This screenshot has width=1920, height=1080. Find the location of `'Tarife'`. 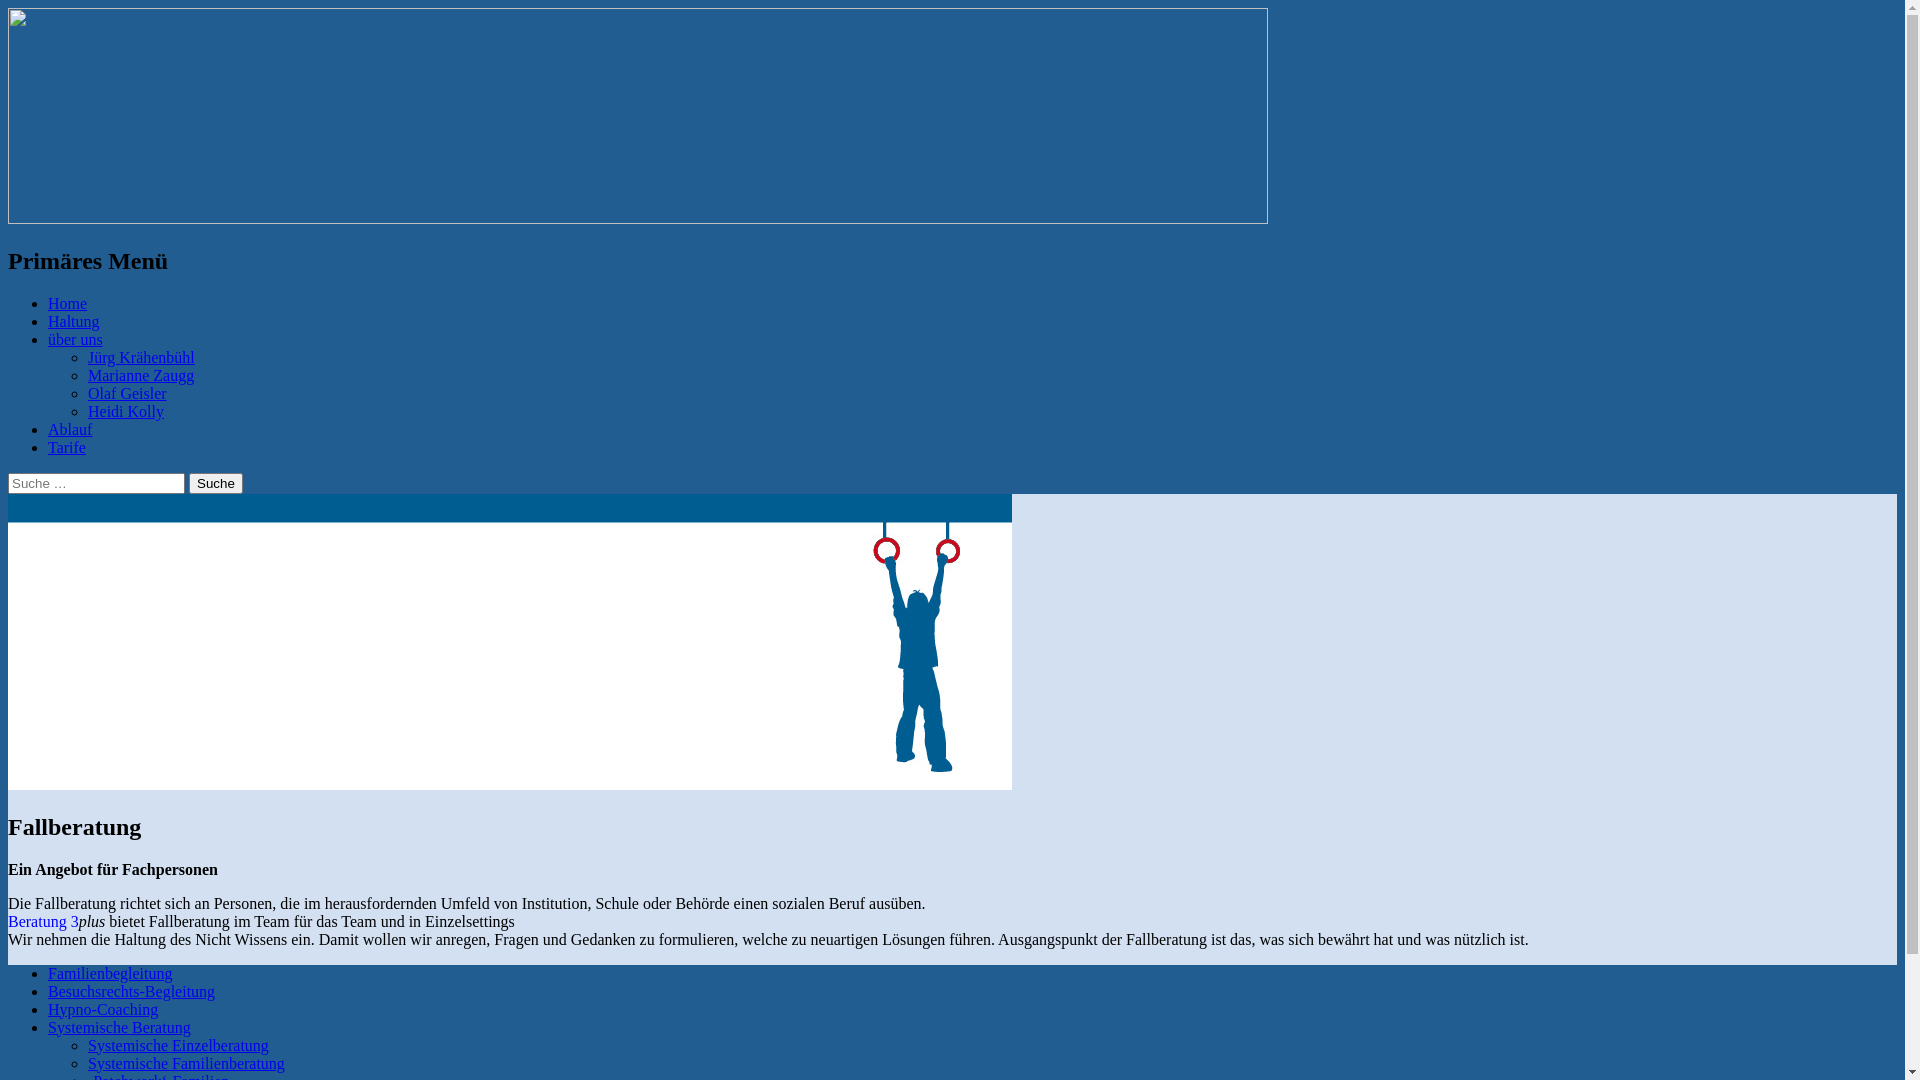

'Tarife' is located at coordinates (67, 446).